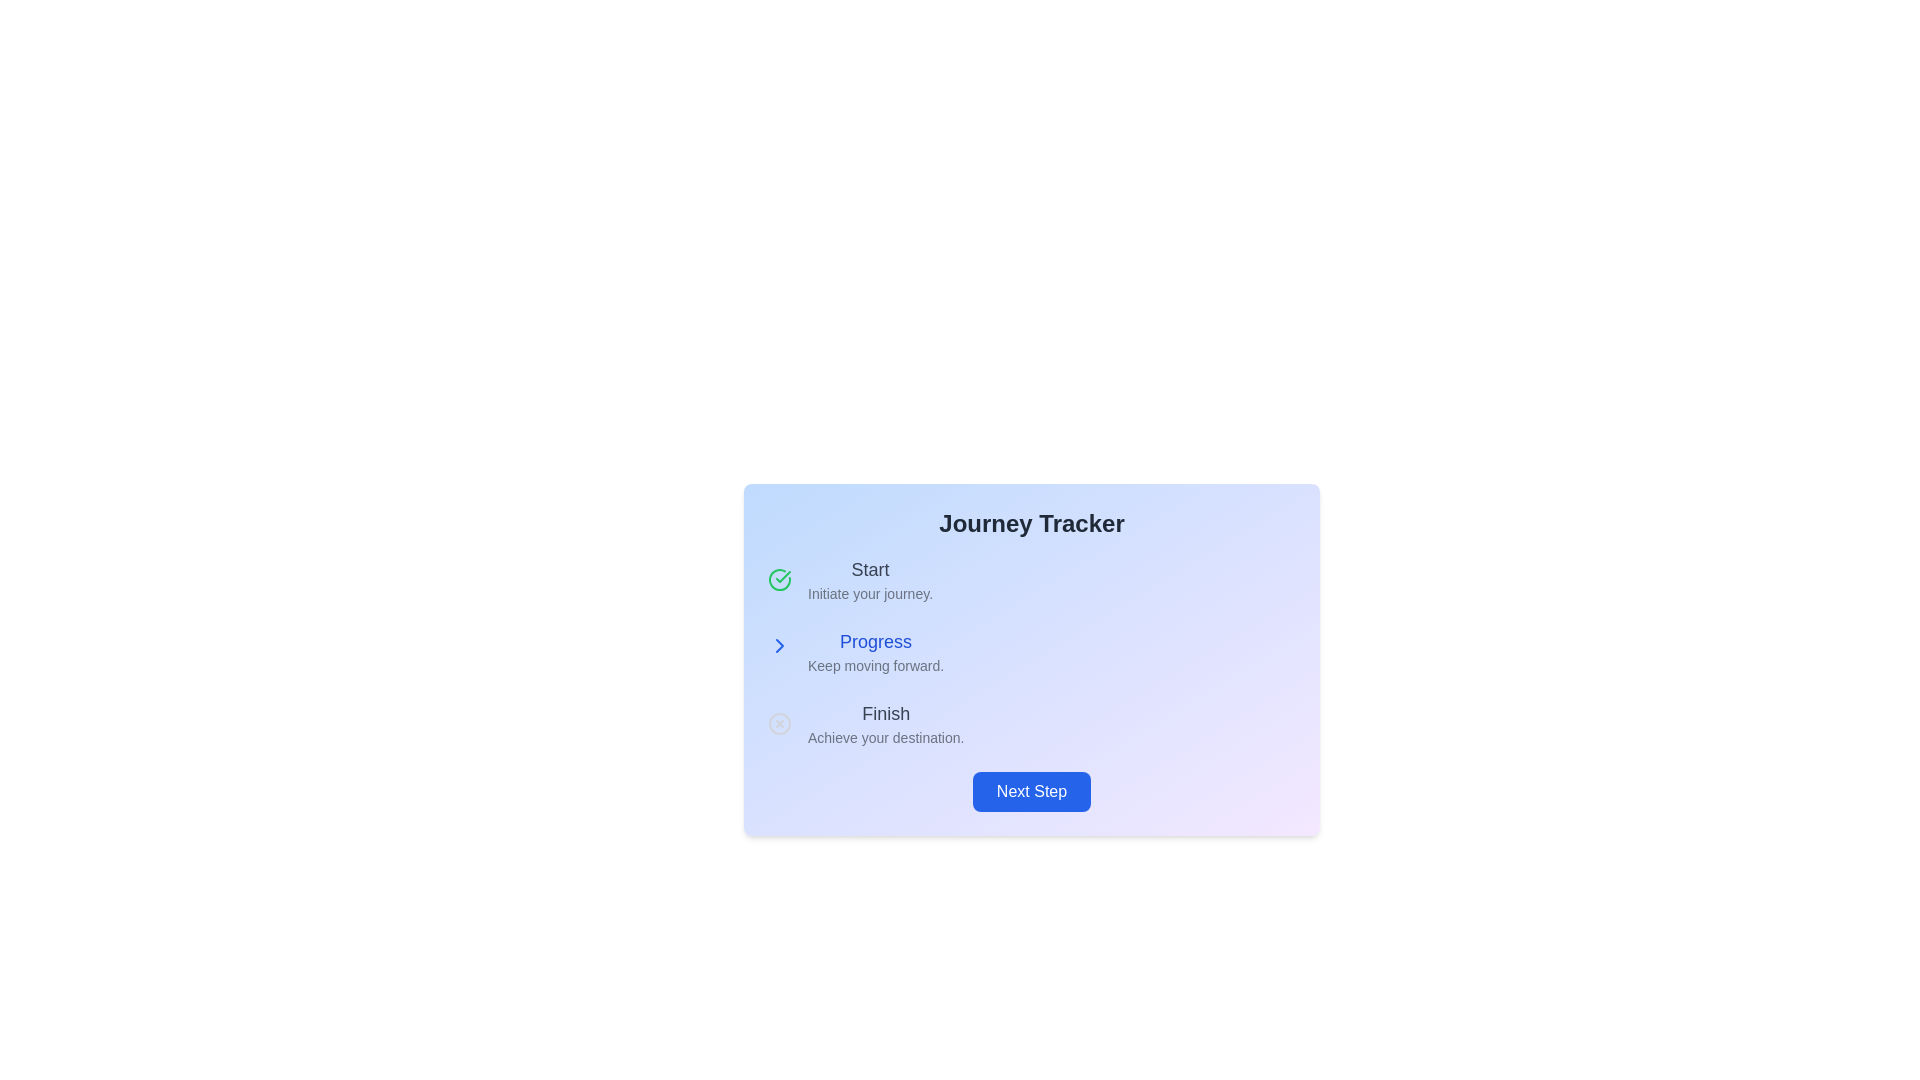  What do you see at coordinates (870, 593) in the screenshot?
I see `the text element displaying 'Initiate your journey.' located directly below the 'Start' header` at bounding box center [870, 593].